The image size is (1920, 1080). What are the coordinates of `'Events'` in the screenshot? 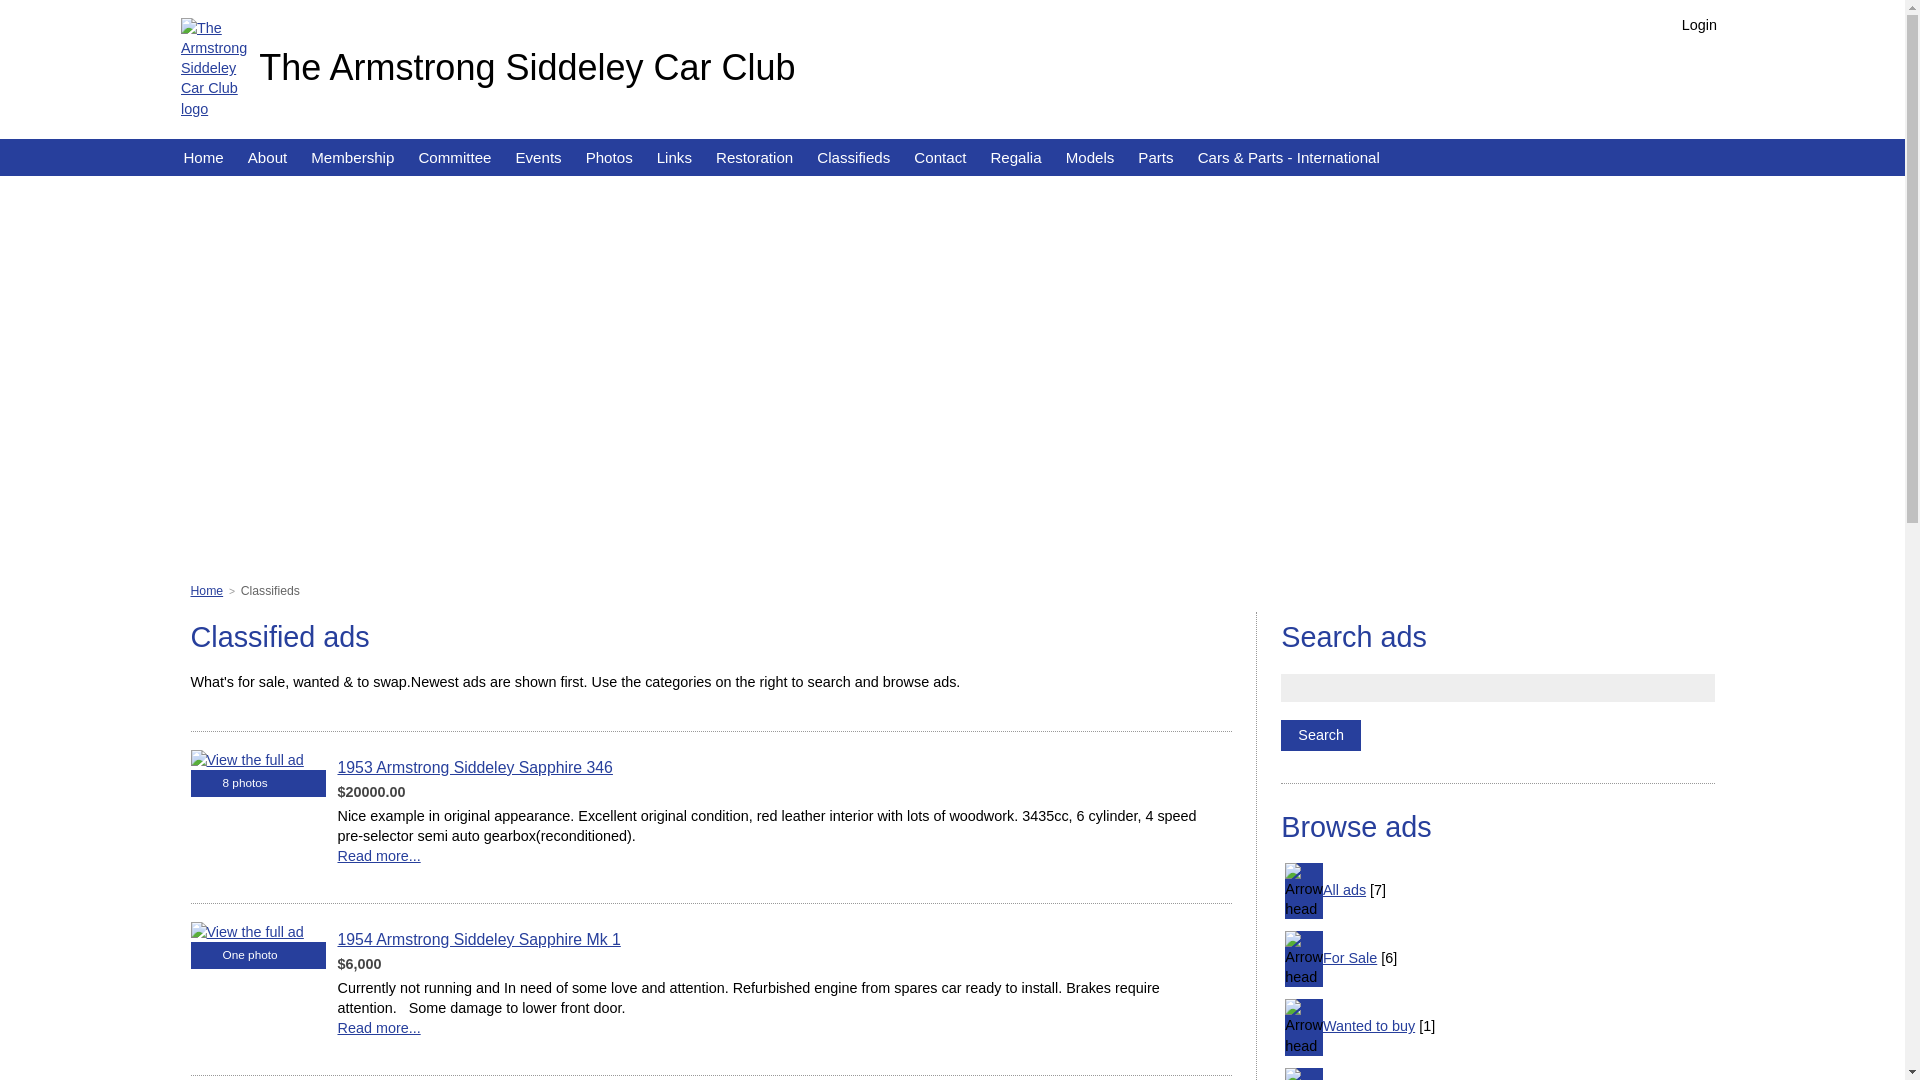 It's located at (503, 157).